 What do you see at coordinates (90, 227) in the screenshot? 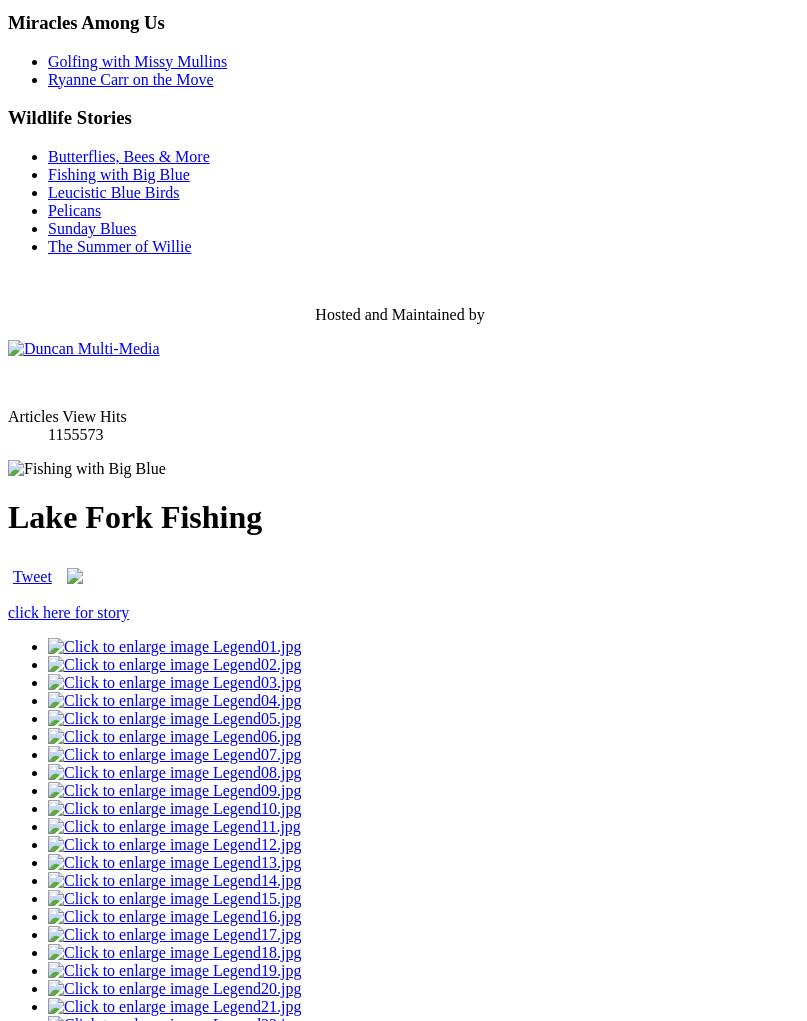
I see `'Sunday Blues'` at bounding box center [90, 227].